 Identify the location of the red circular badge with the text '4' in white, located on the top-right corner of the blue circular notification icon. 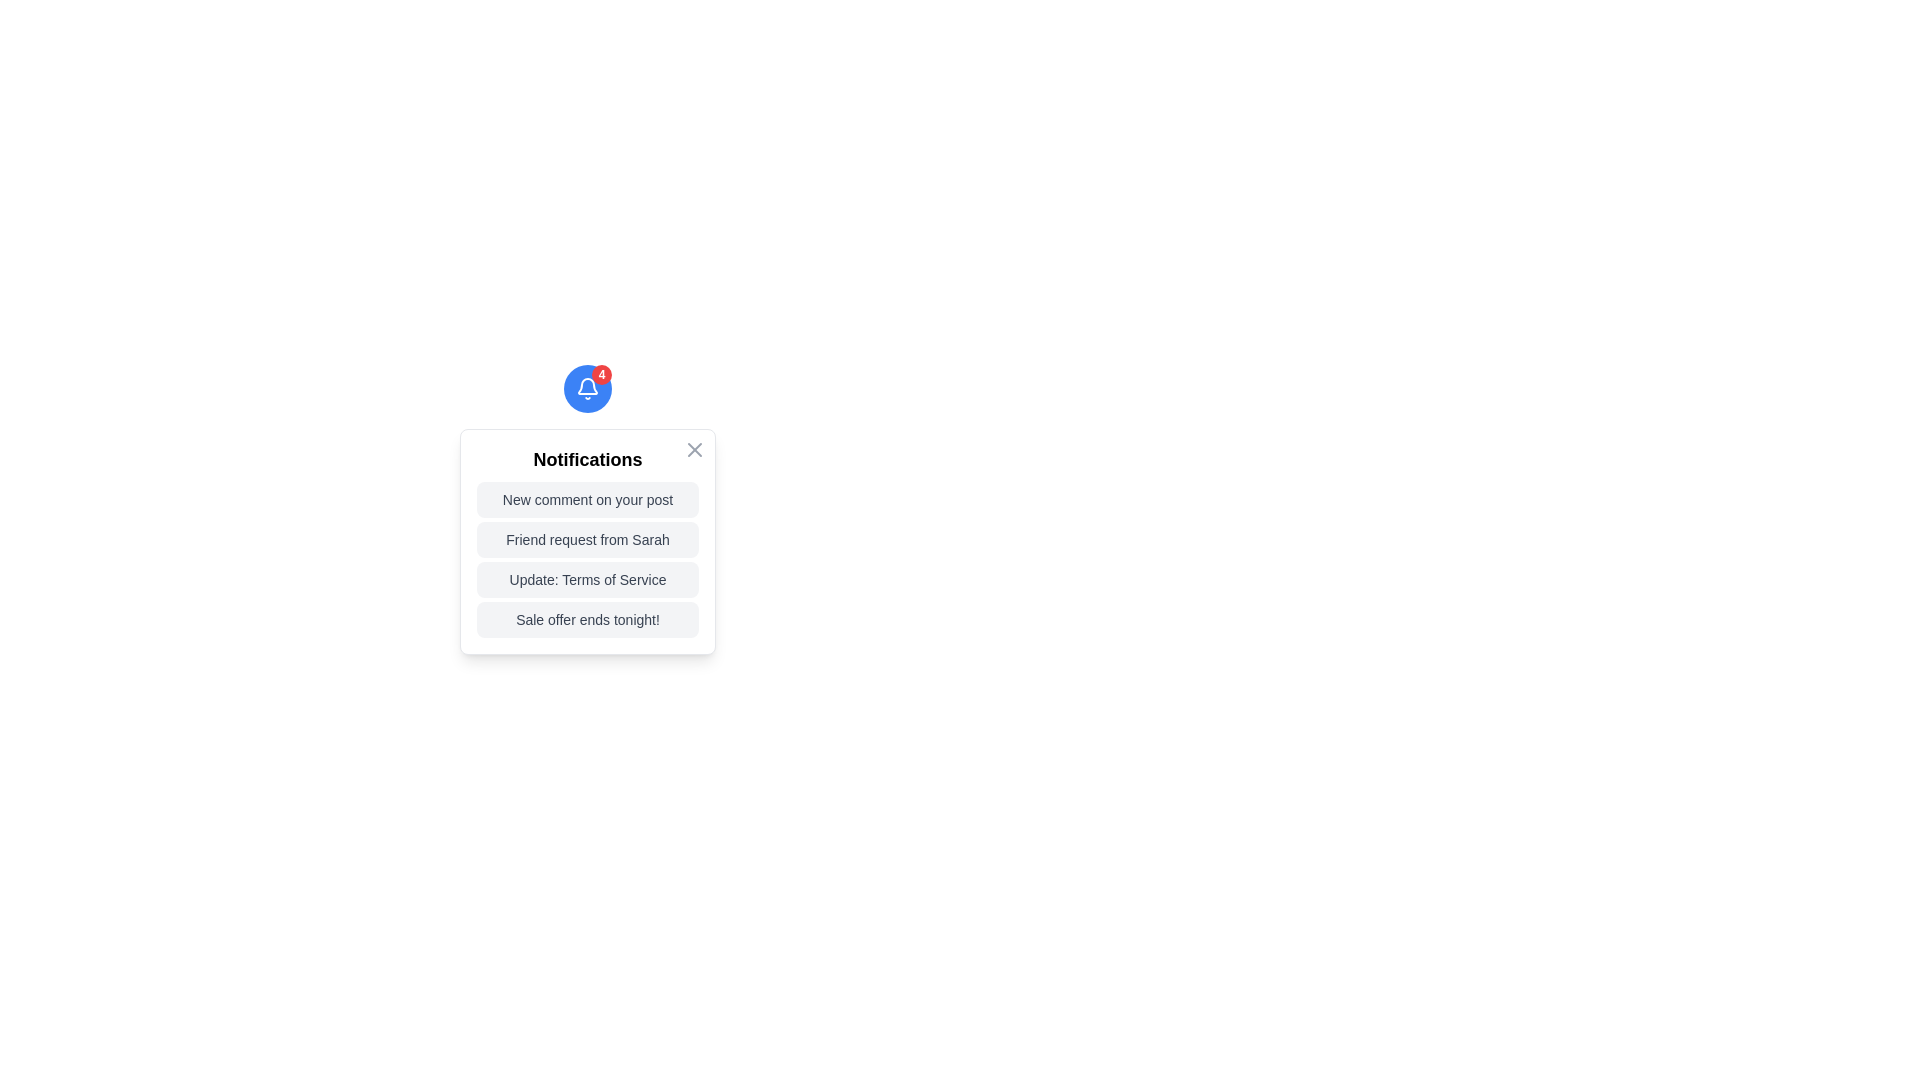
(600, 374).